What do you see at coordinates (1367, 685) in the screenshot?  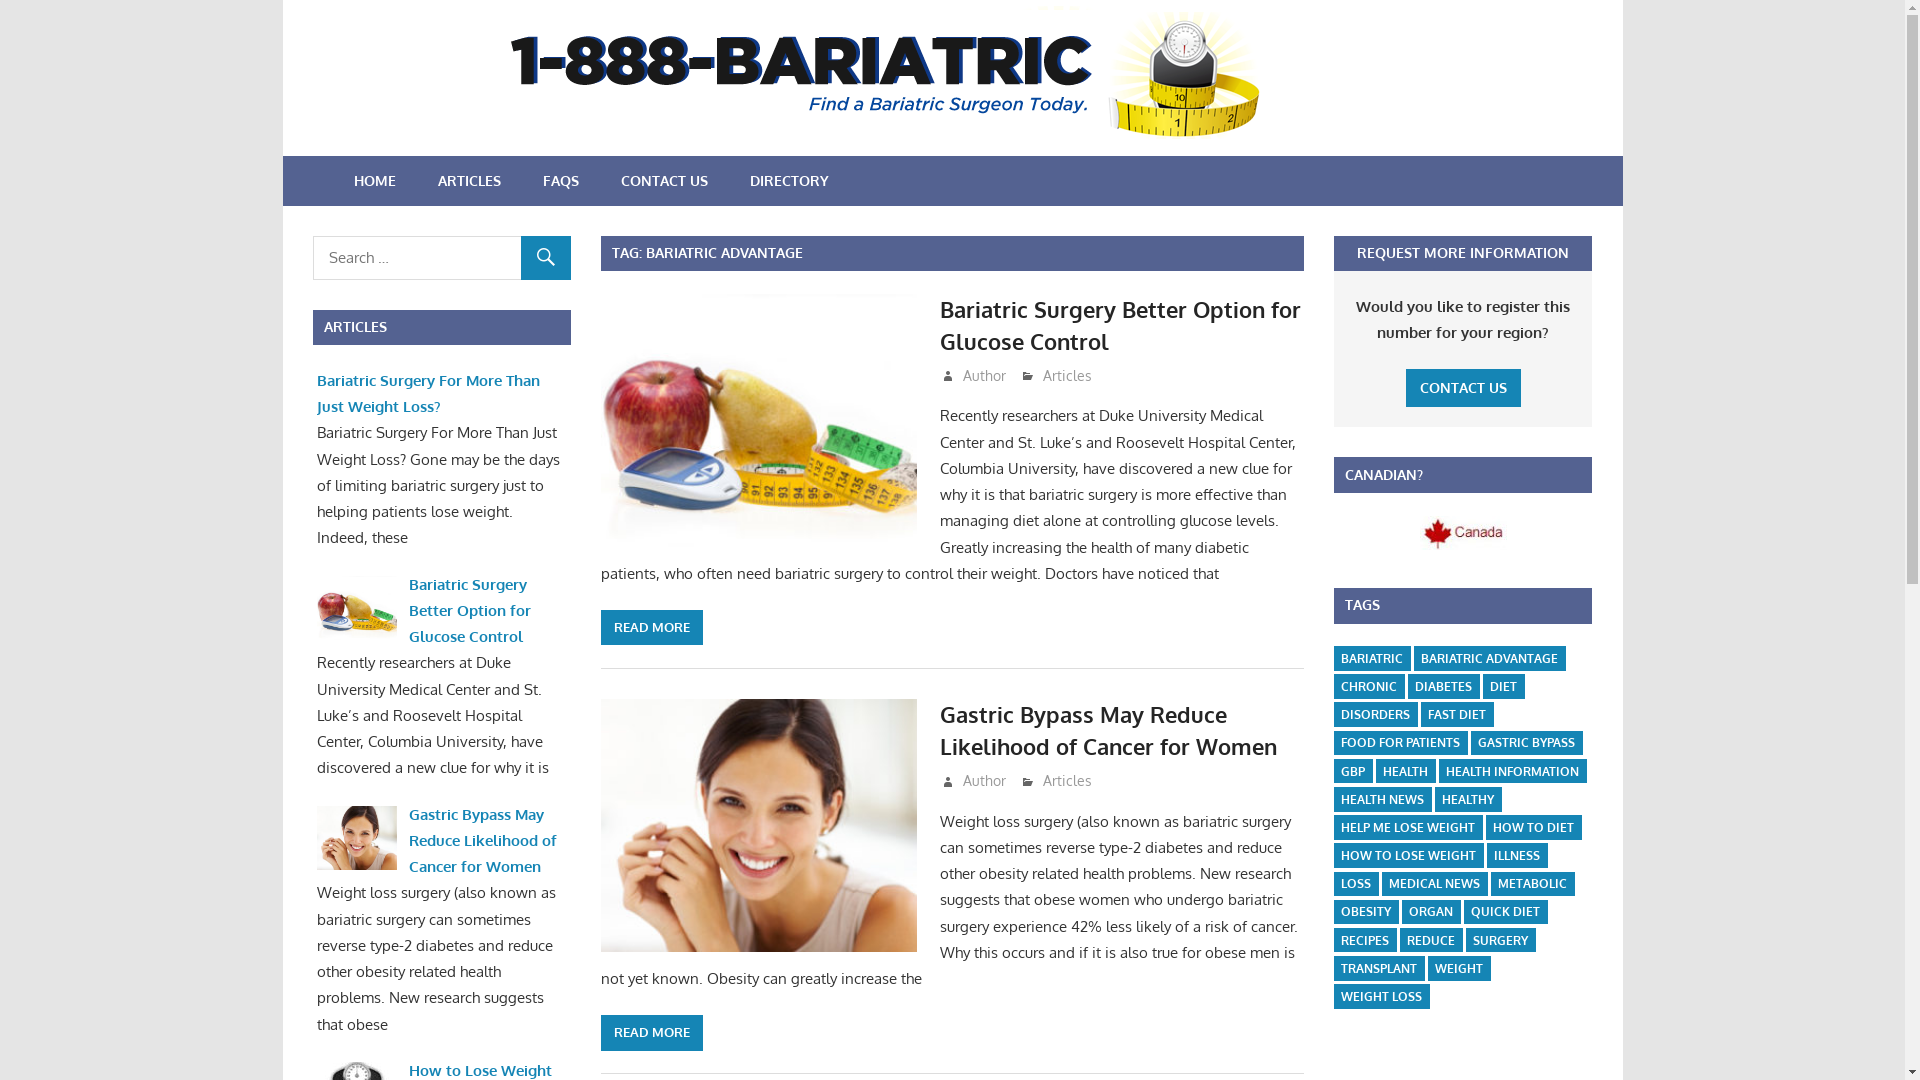 I see `'CHRONIC'` at bounding box center [1367, 685].